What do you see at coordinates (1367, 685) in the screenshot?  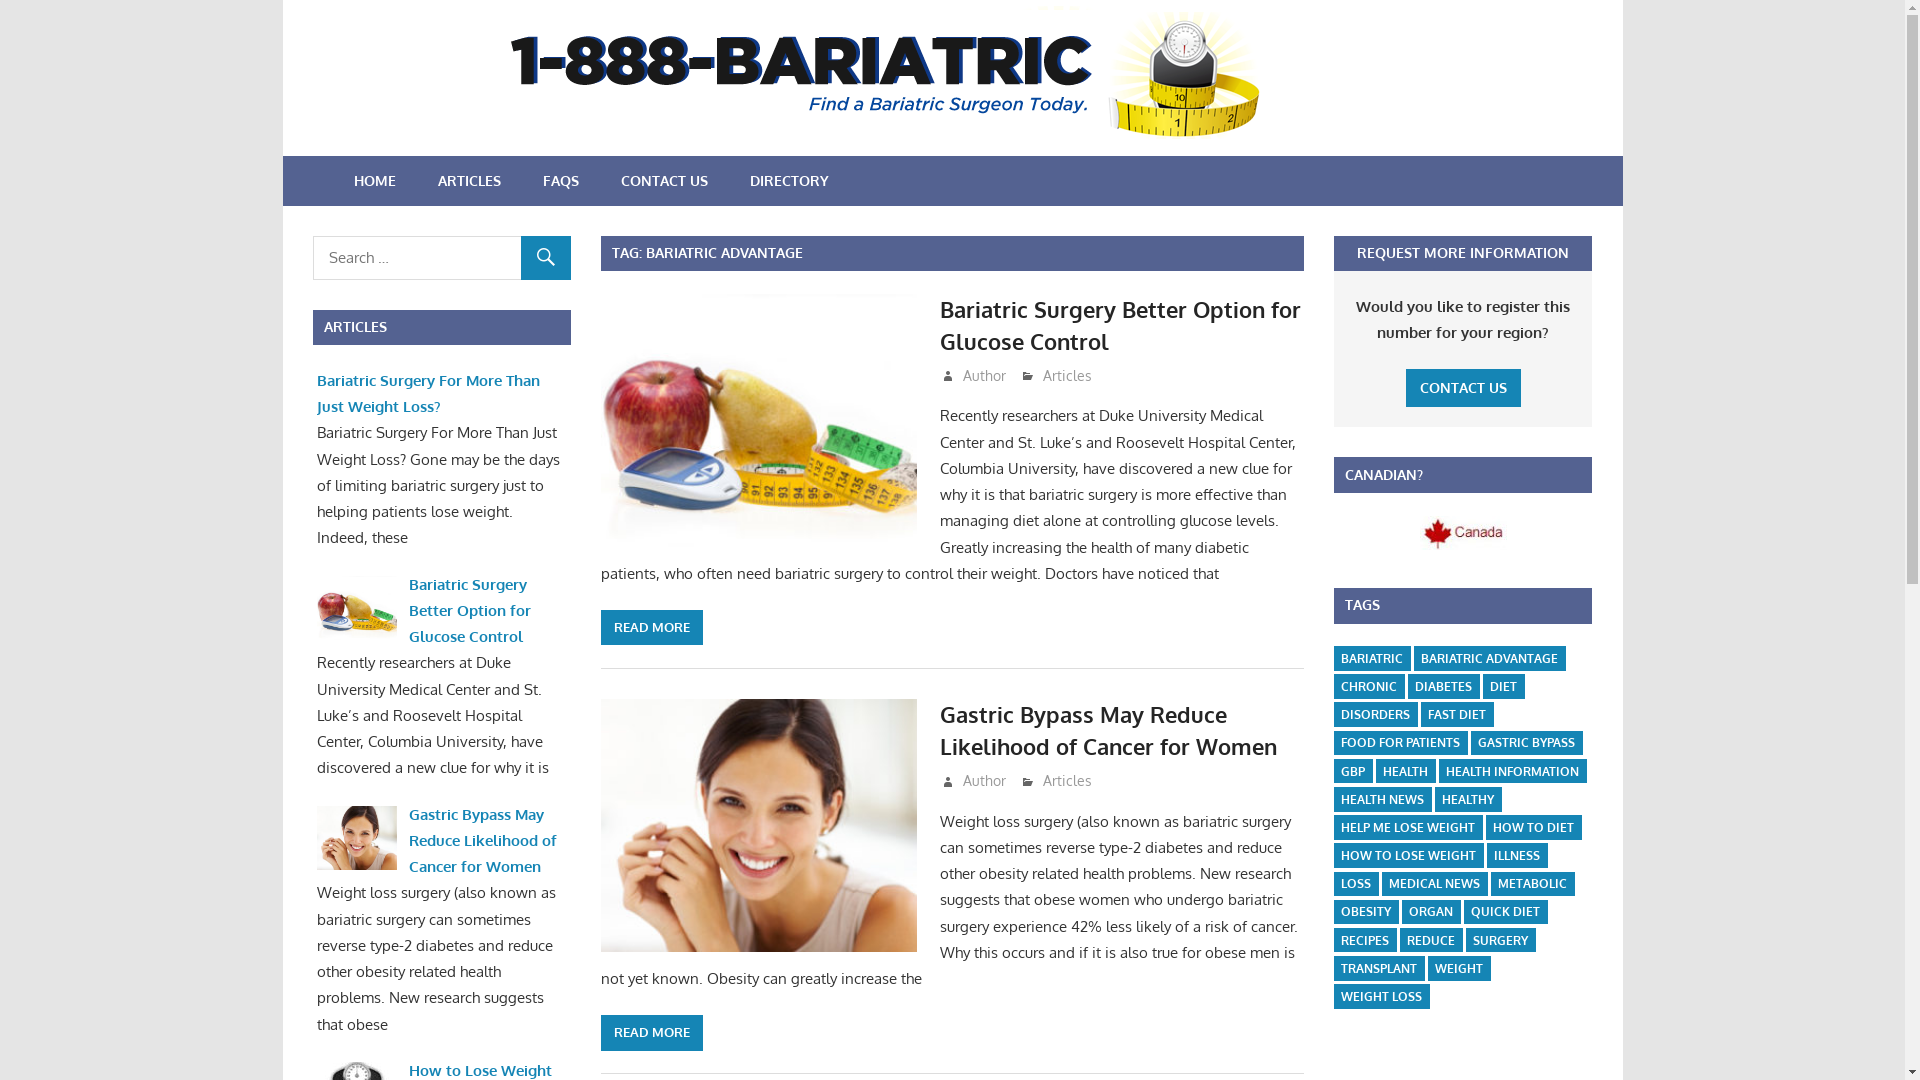 I see `'CHRONIC'` at bounding box center [1367, 685].